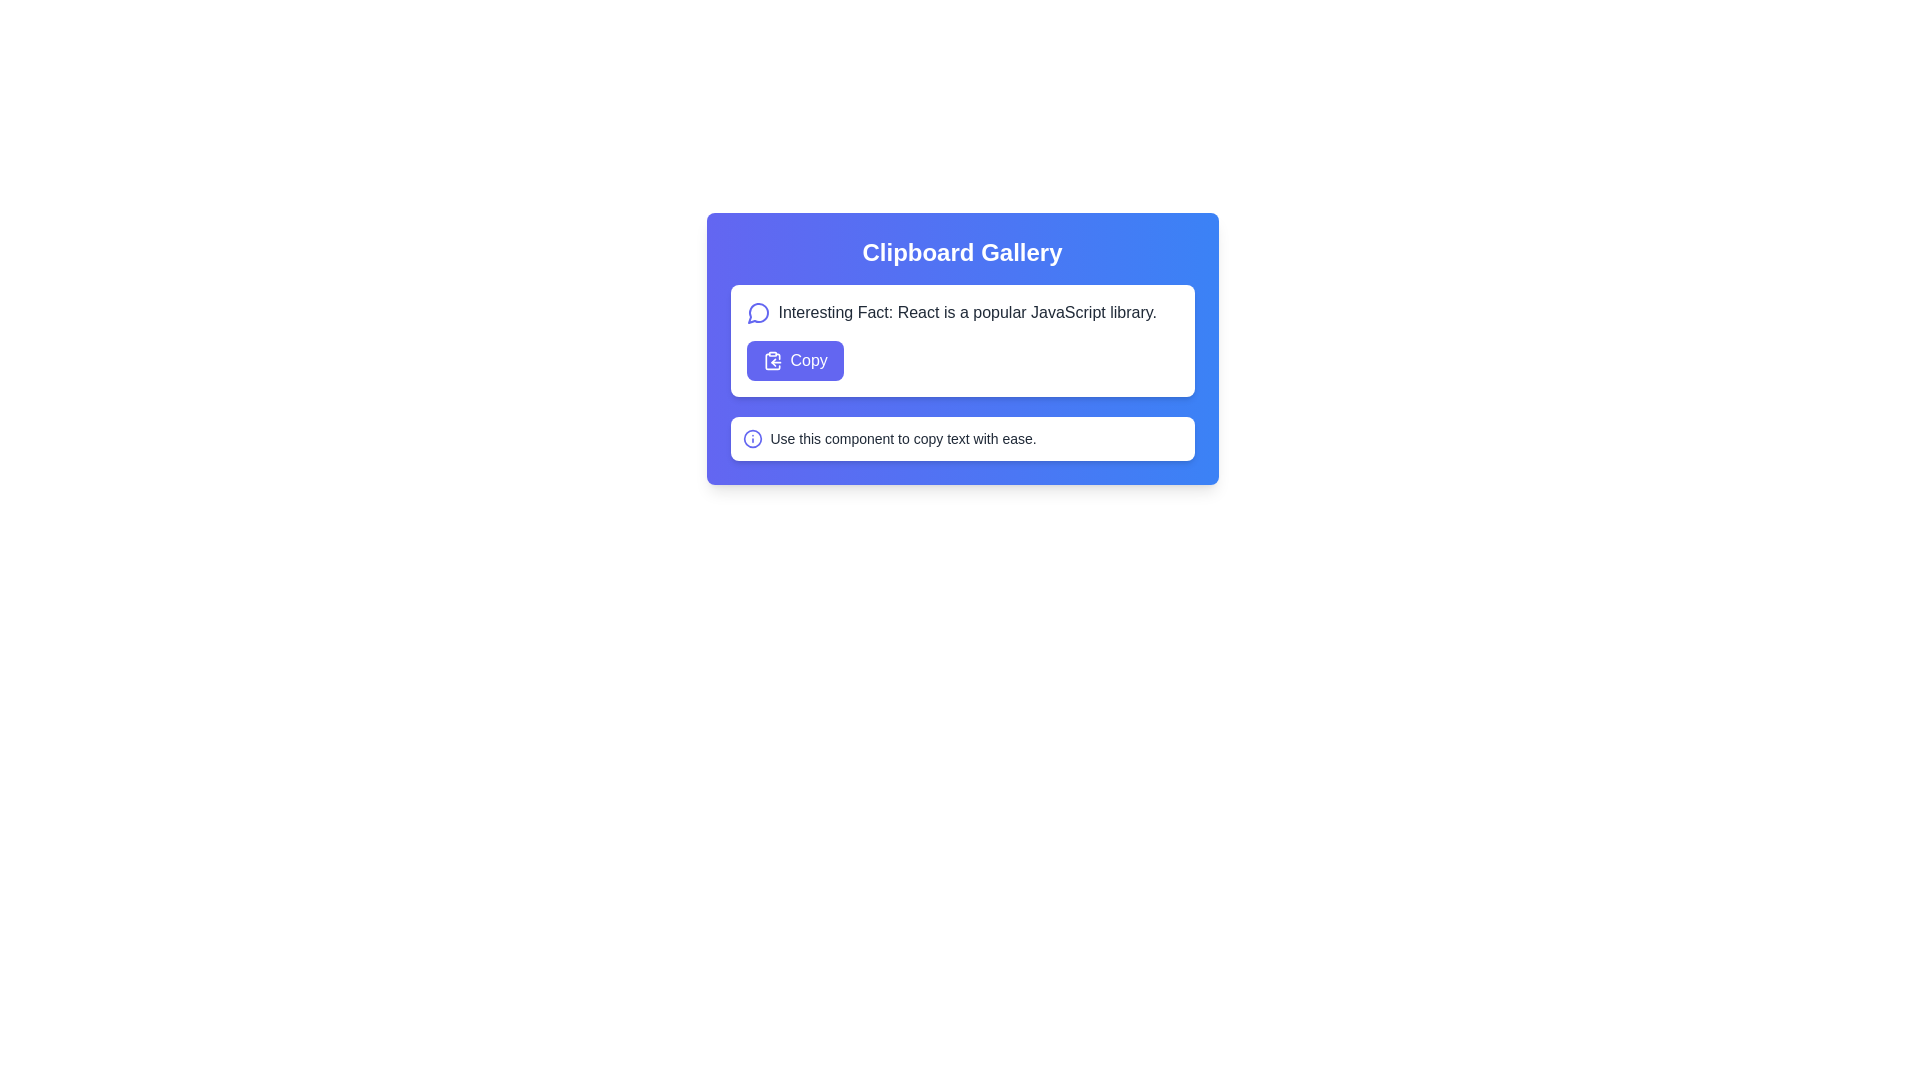 The width and height of the screenshot is (1920, 1080). Describe the element at coordinates (809, 361) in the screenshot. I see `the 'Copy' button, which has a label indicating its function to copy data, located centrally slightly to the left of the button` at that location.